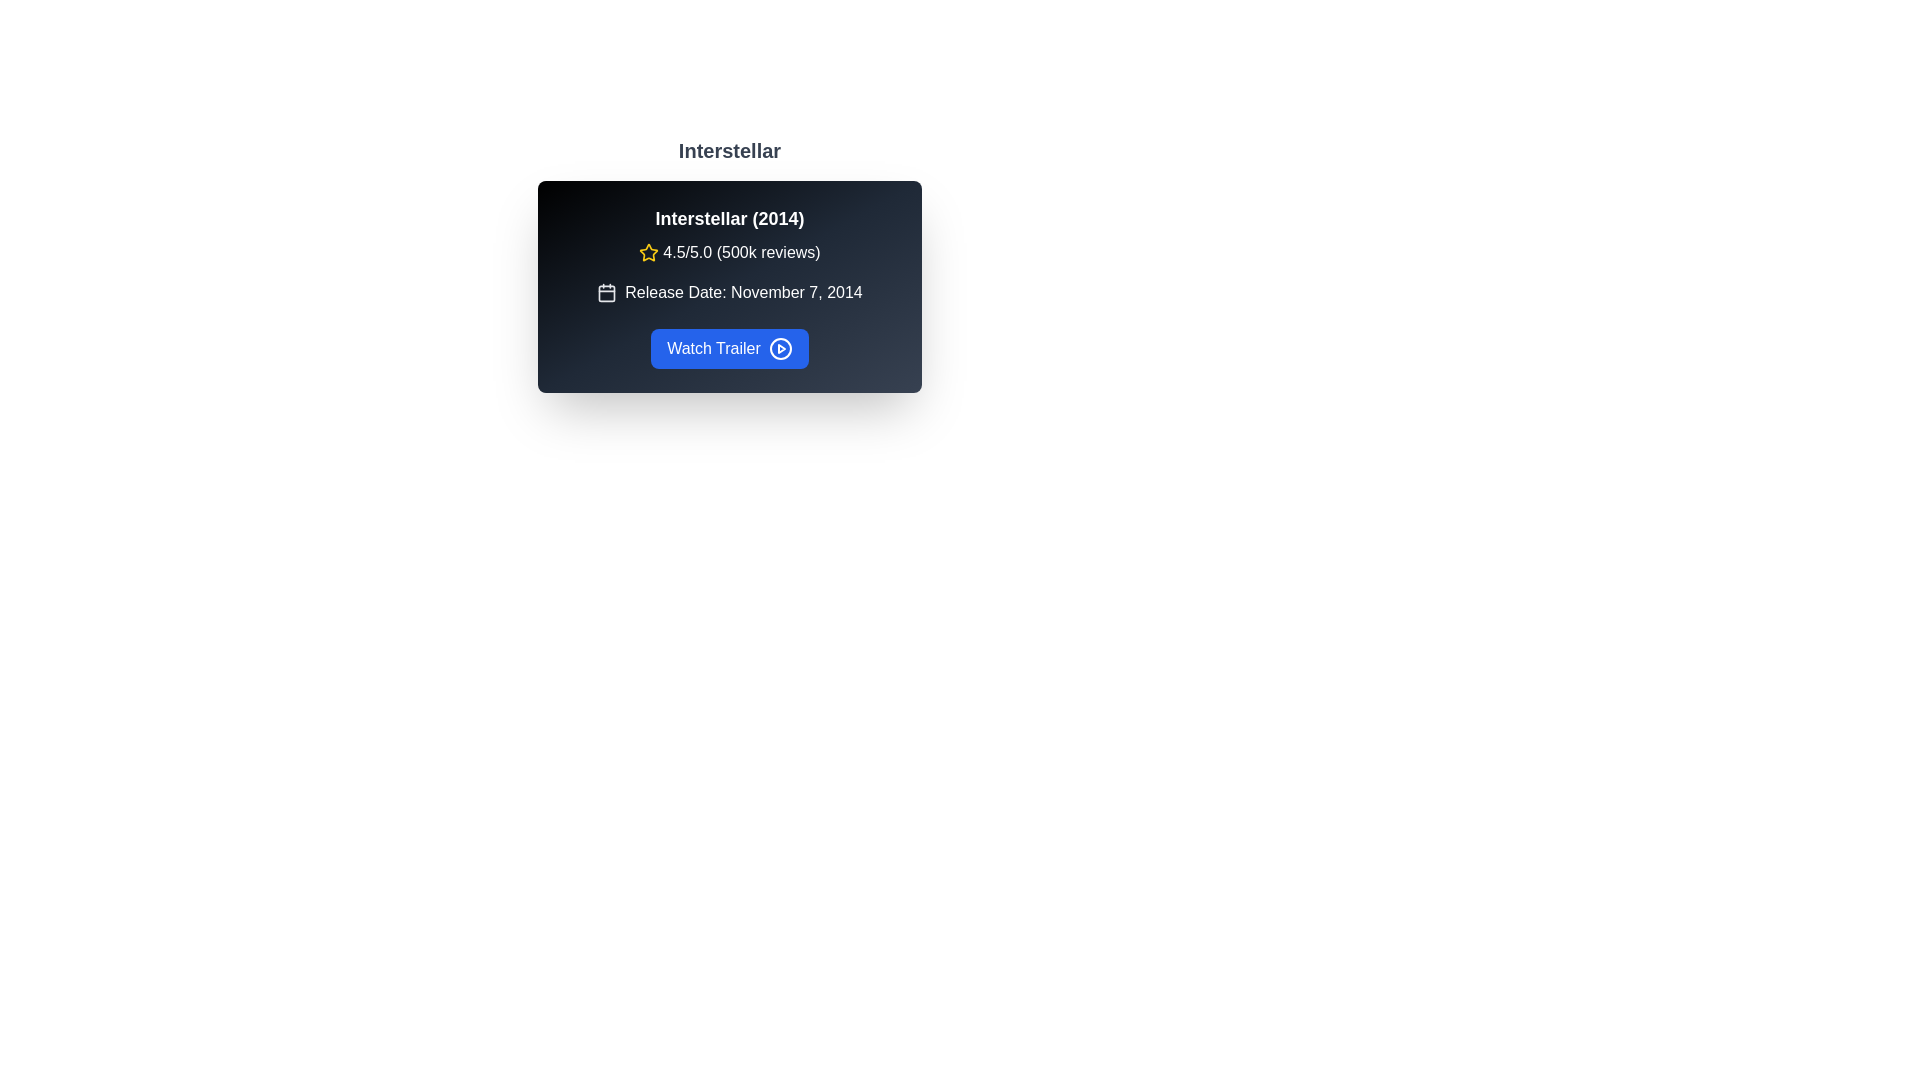 This screenshot has width=1920, height=1080. Describe the element at coordinates (606, 293) in the screenshot. I see `the small minimalist outline calendar icon located to the left of the text 'Release Date: November 7, 2014'` at that location.